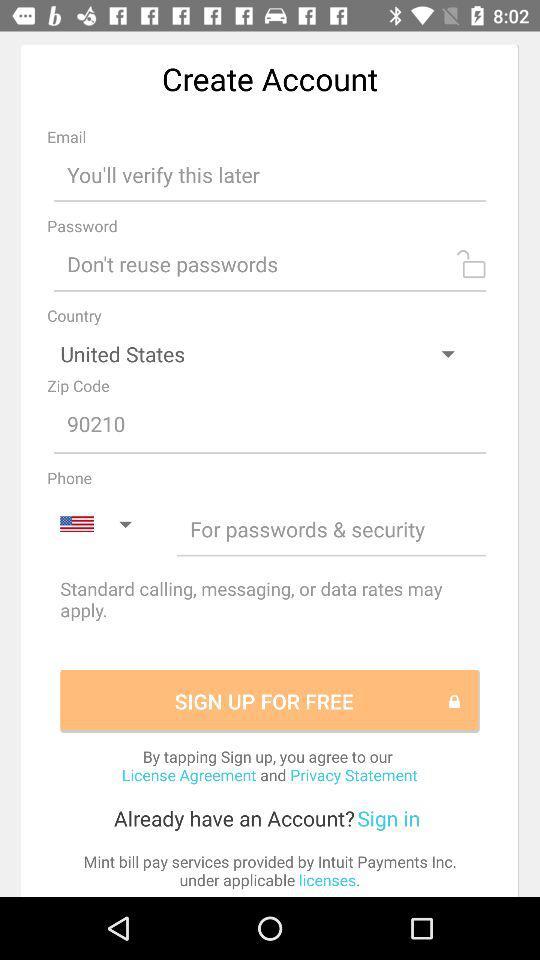 This screenshot has height=960, width=540. Describe the element at coordinates (269, 764) in the screenshot. I see `icon below the sign up for icon` at that location.